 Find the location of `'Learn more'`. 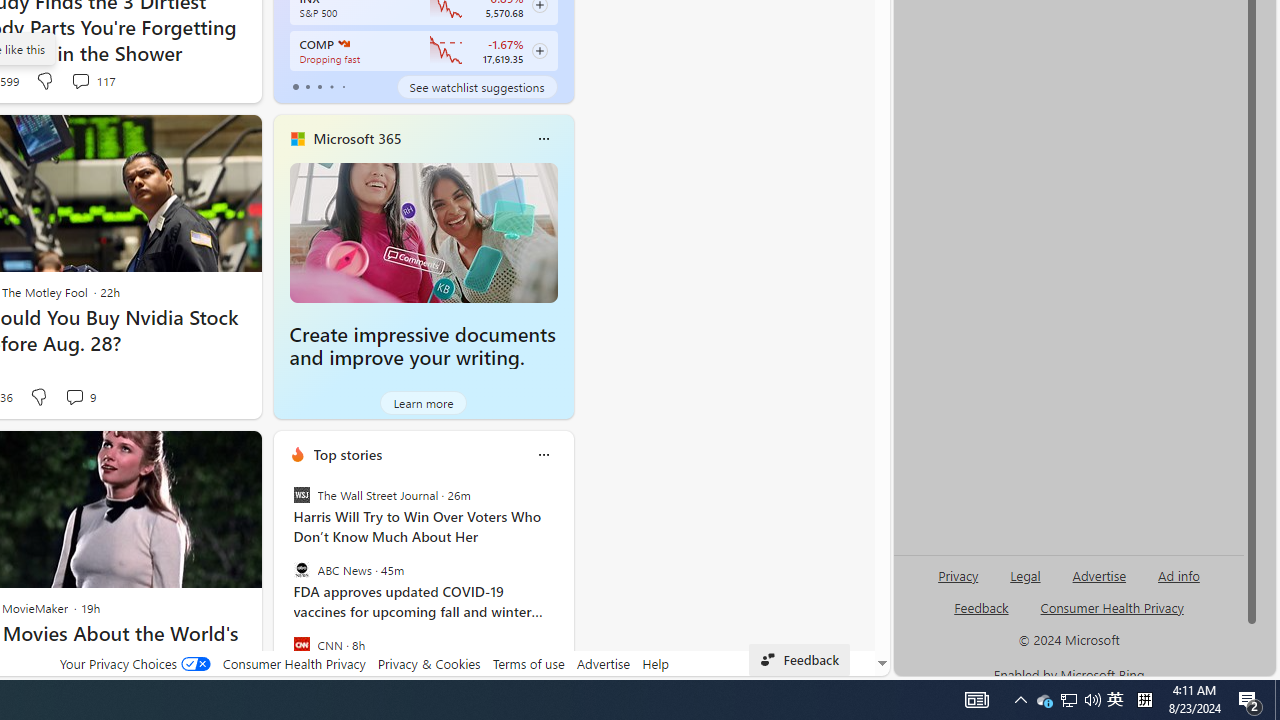

'Learn more' is located at coordinates (422, 402).